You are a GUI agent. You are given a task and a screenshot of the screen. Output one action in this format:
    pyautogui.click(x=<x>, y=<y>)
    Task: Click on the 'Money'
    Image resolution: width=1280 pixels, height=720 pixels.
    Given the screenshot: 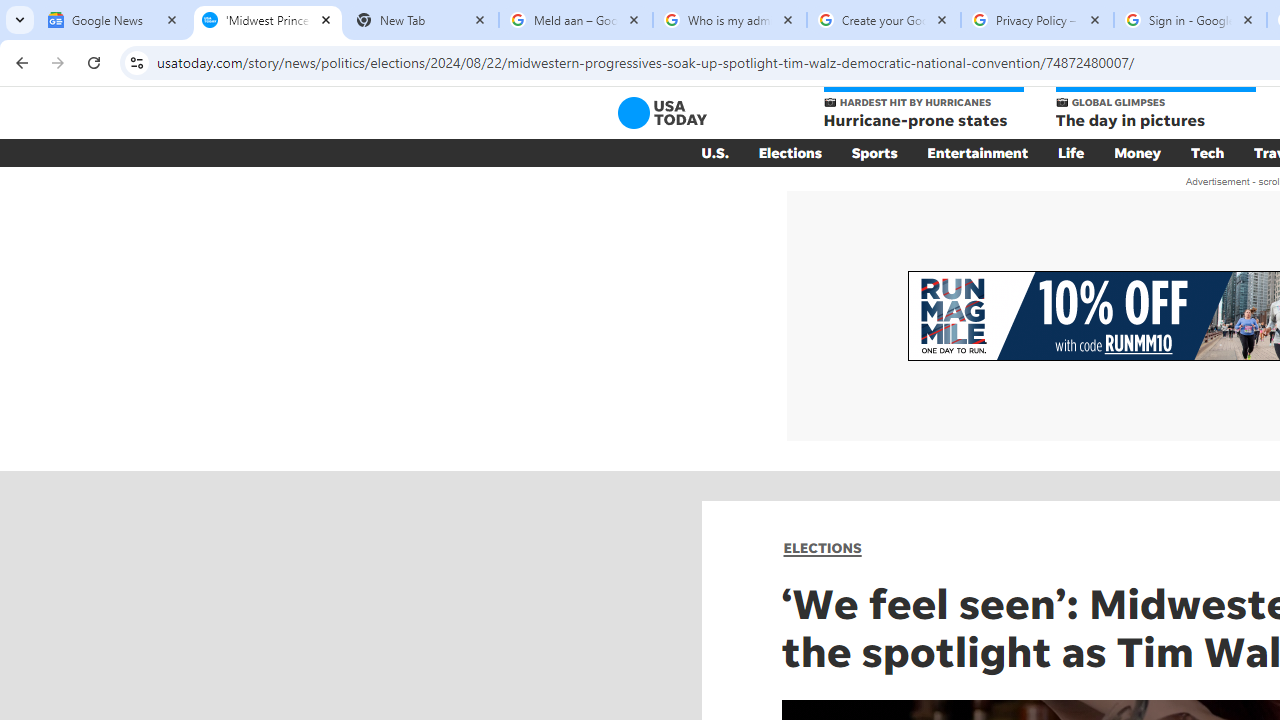 What is the action you would take?
    pyautogui.click(x=1137, y=152)
    